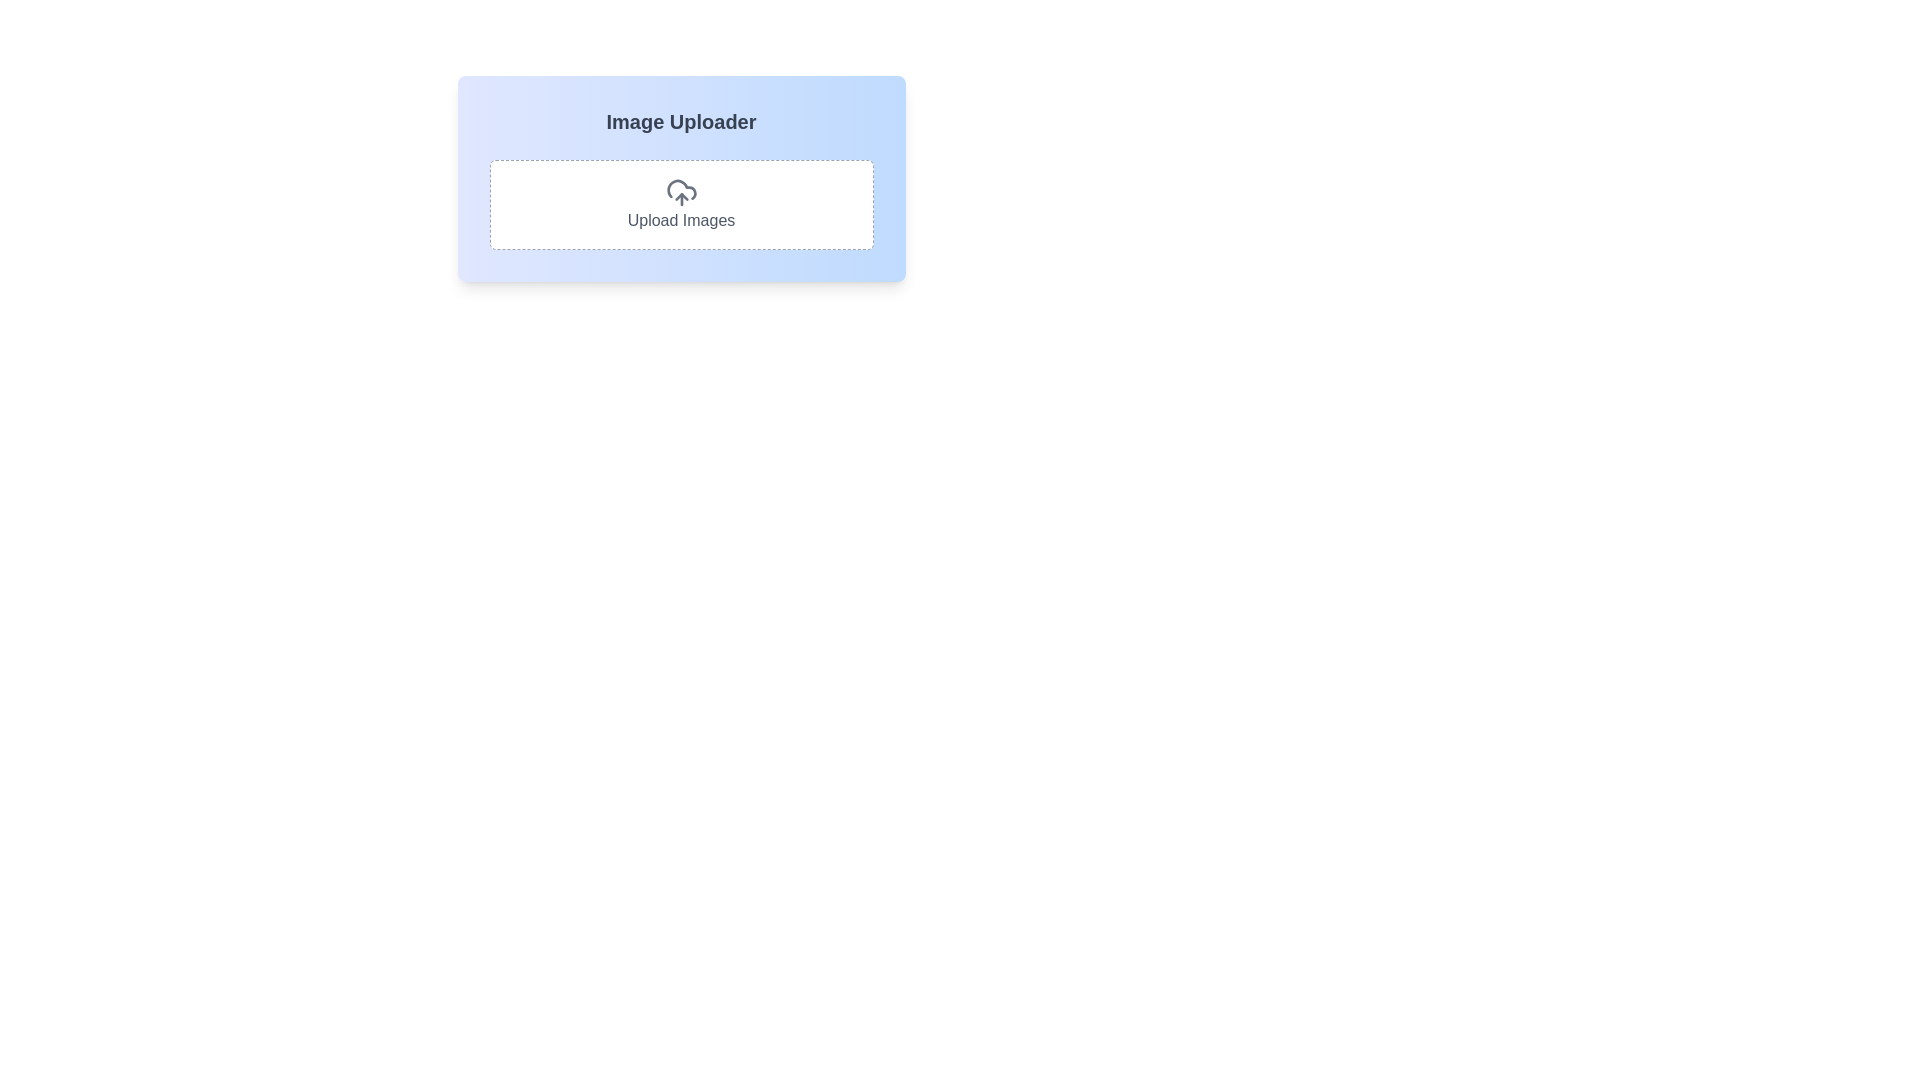  What do you see at coordinates (681, 204) in the screenshot?
I see `the 'Upload Images' button, which is a rectangular area with a dashed border, containing a cloud icon with an upward arrow and the text 'Upload Images' below it, located in the 'Image Uploader' section` at bounding box center [681, 204].